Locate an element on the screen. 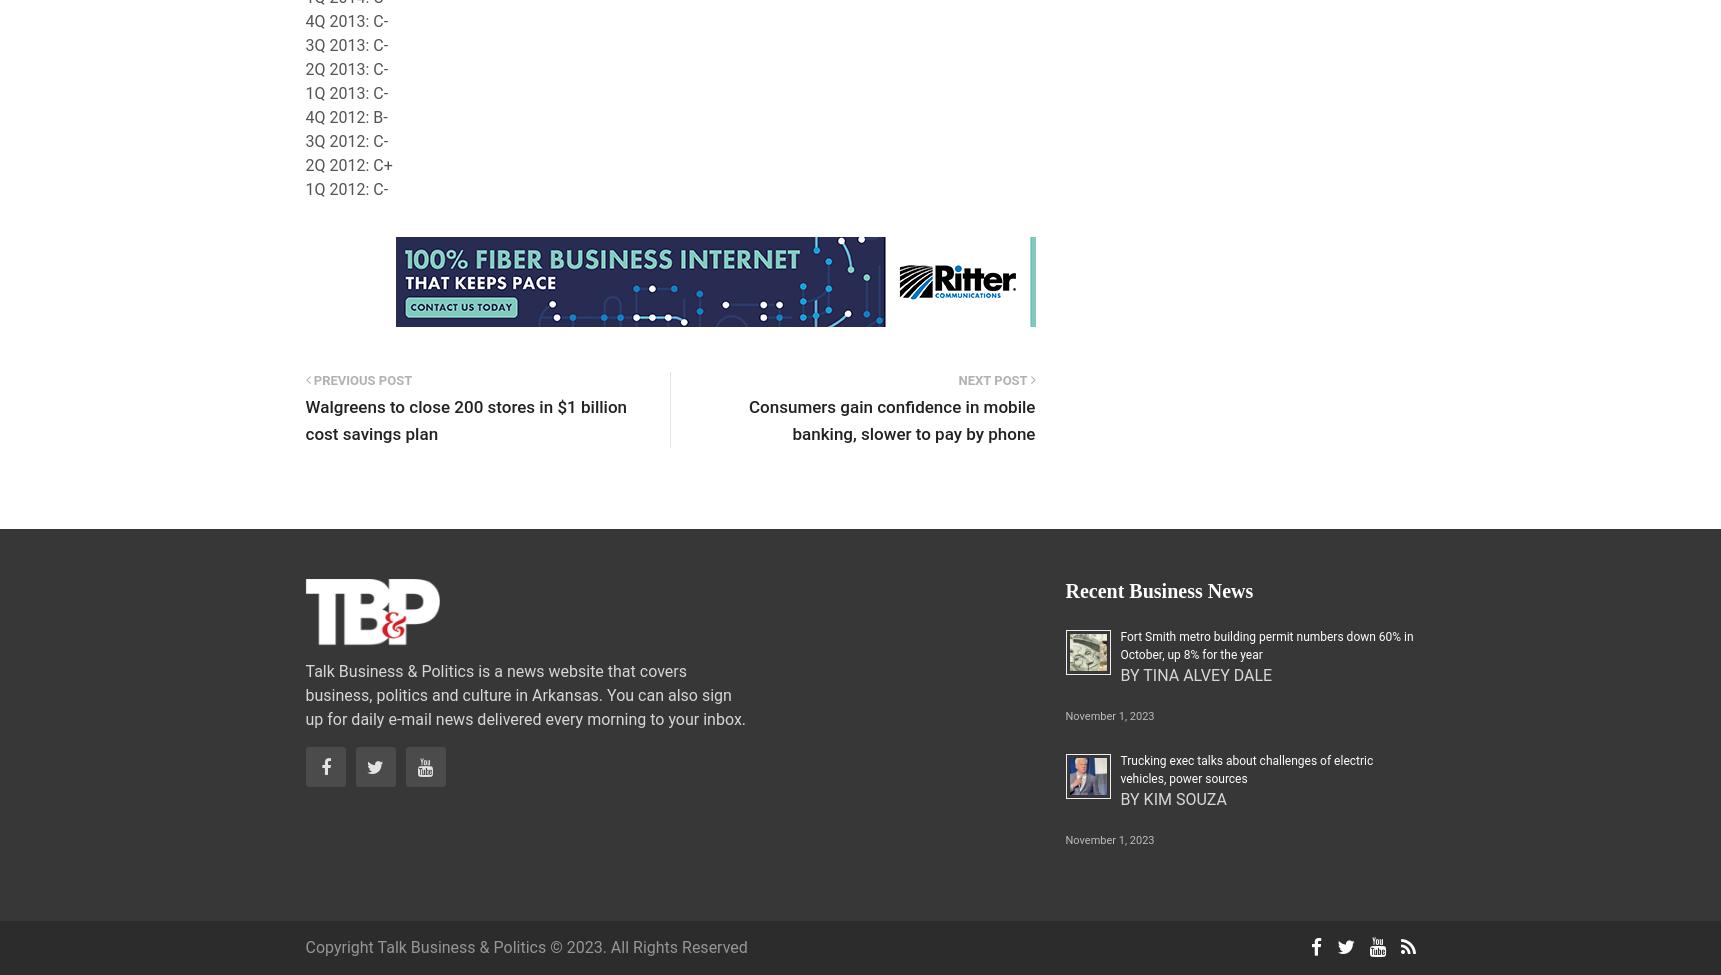 The width and height of the screenshot is (1721, 975). '3Q 2012: C-' is located at coordinates (346, 140).